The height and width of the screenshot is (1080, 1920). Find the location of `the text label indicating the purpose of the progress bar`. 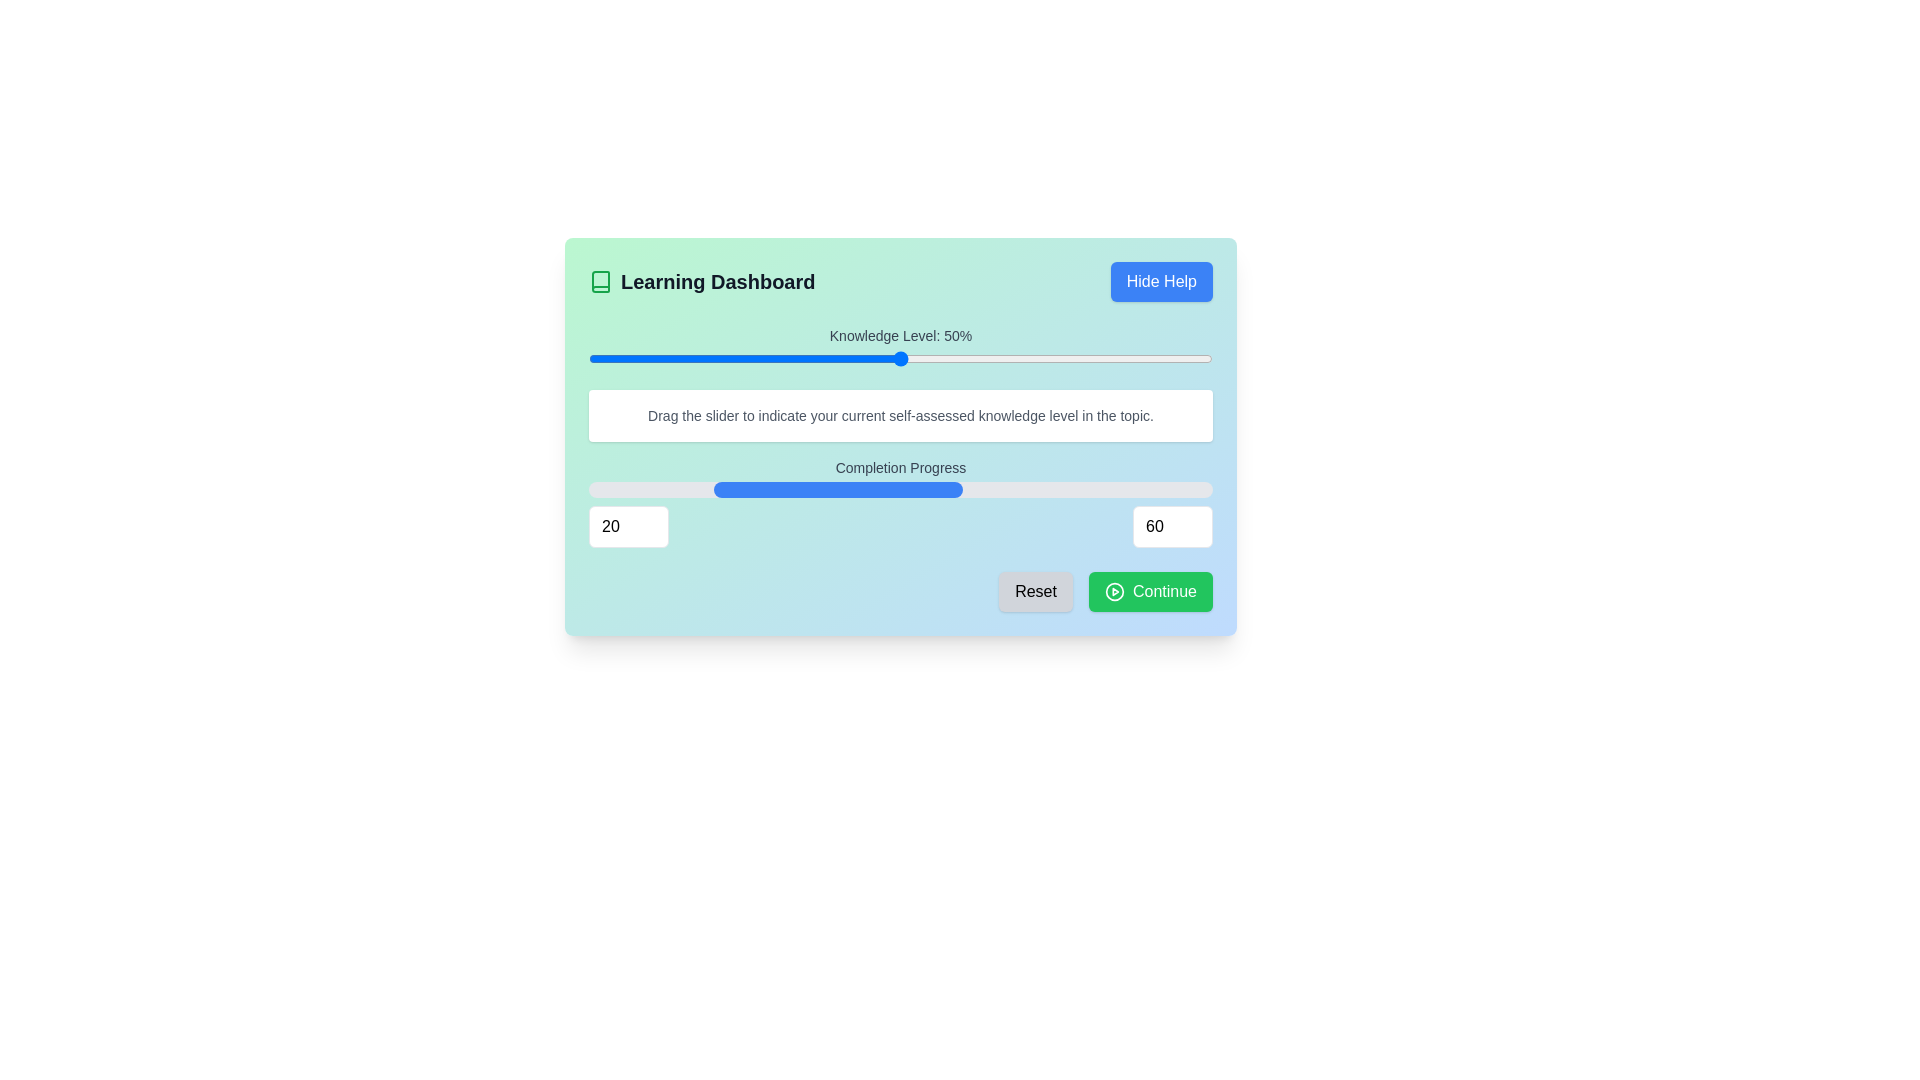

the text label indicating the purpose of the progress bar is located at coordinates (900, 467).